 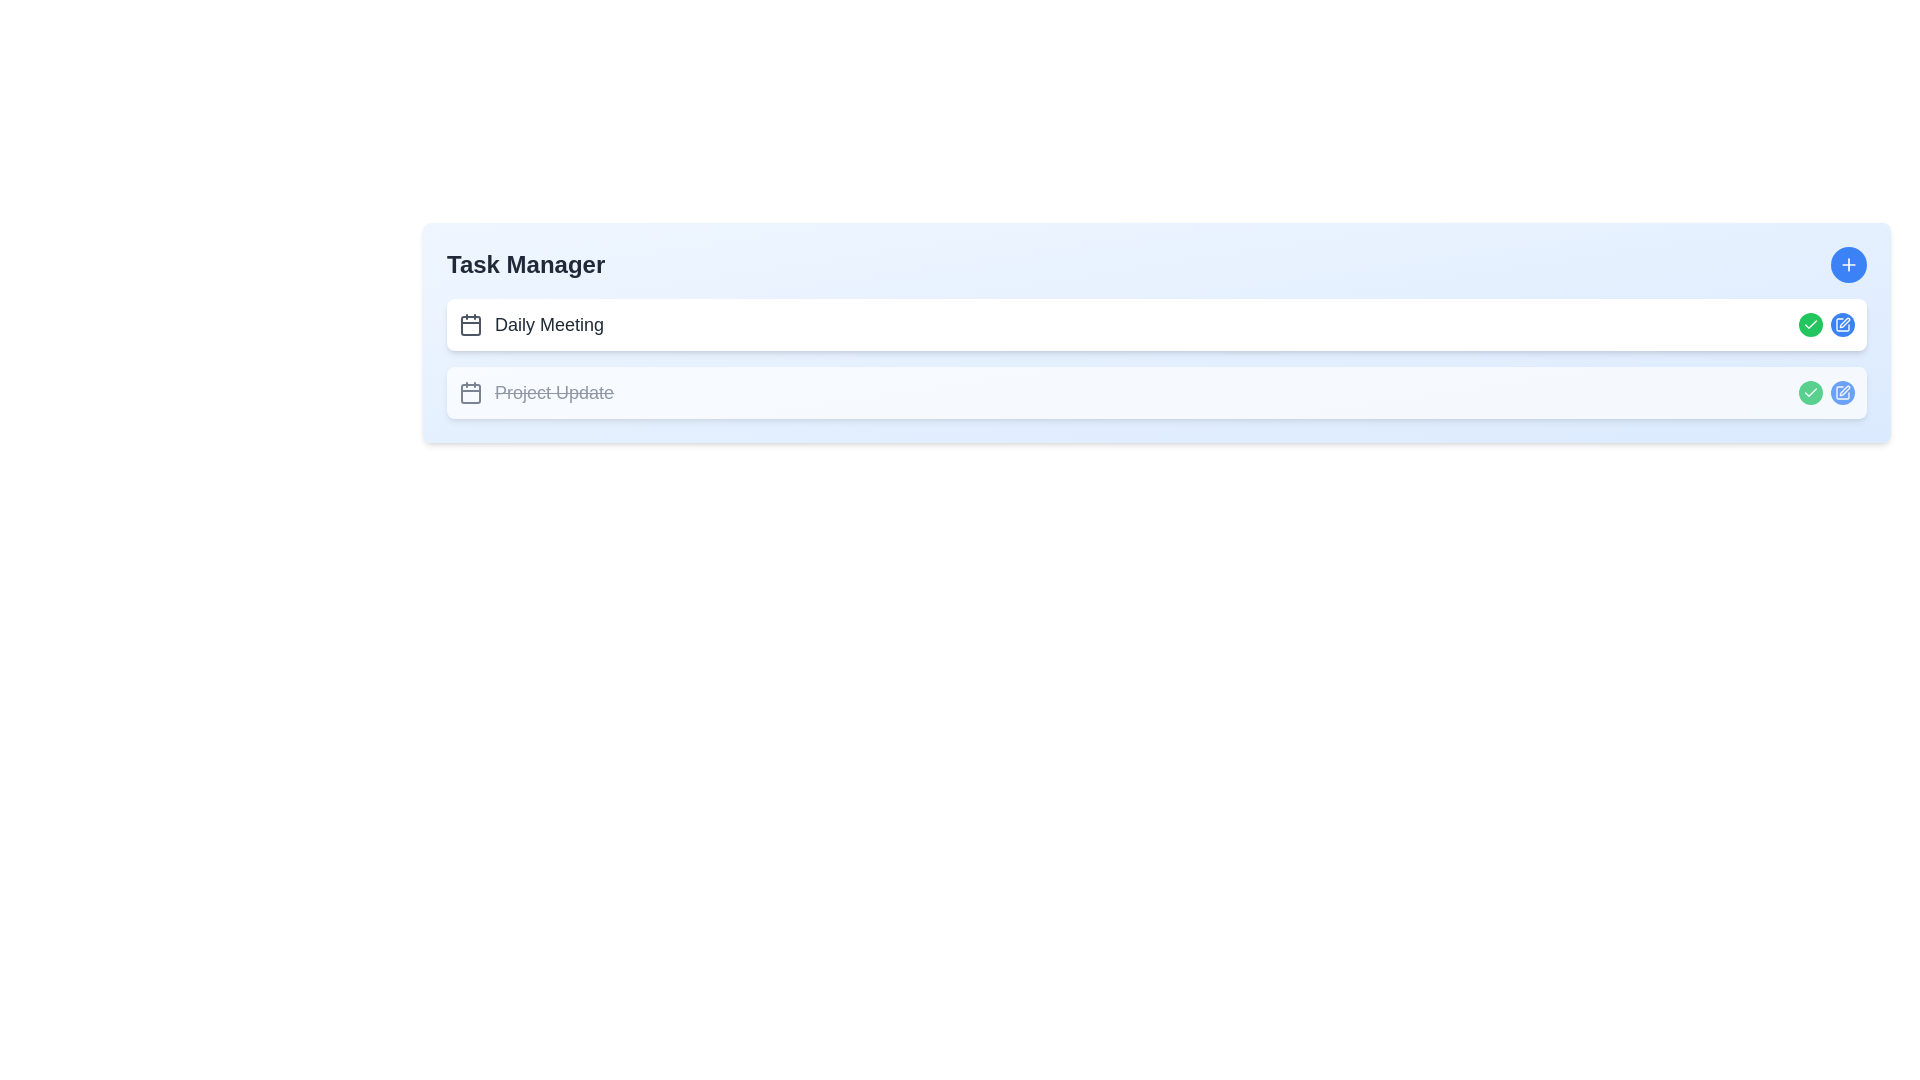 What do you see at coordinates (536, 393) in the screenshot?
I see `the 'Project Update' task item, which is styled with a strikethrough and located within a task management interface` at bounding box center [536, 393].